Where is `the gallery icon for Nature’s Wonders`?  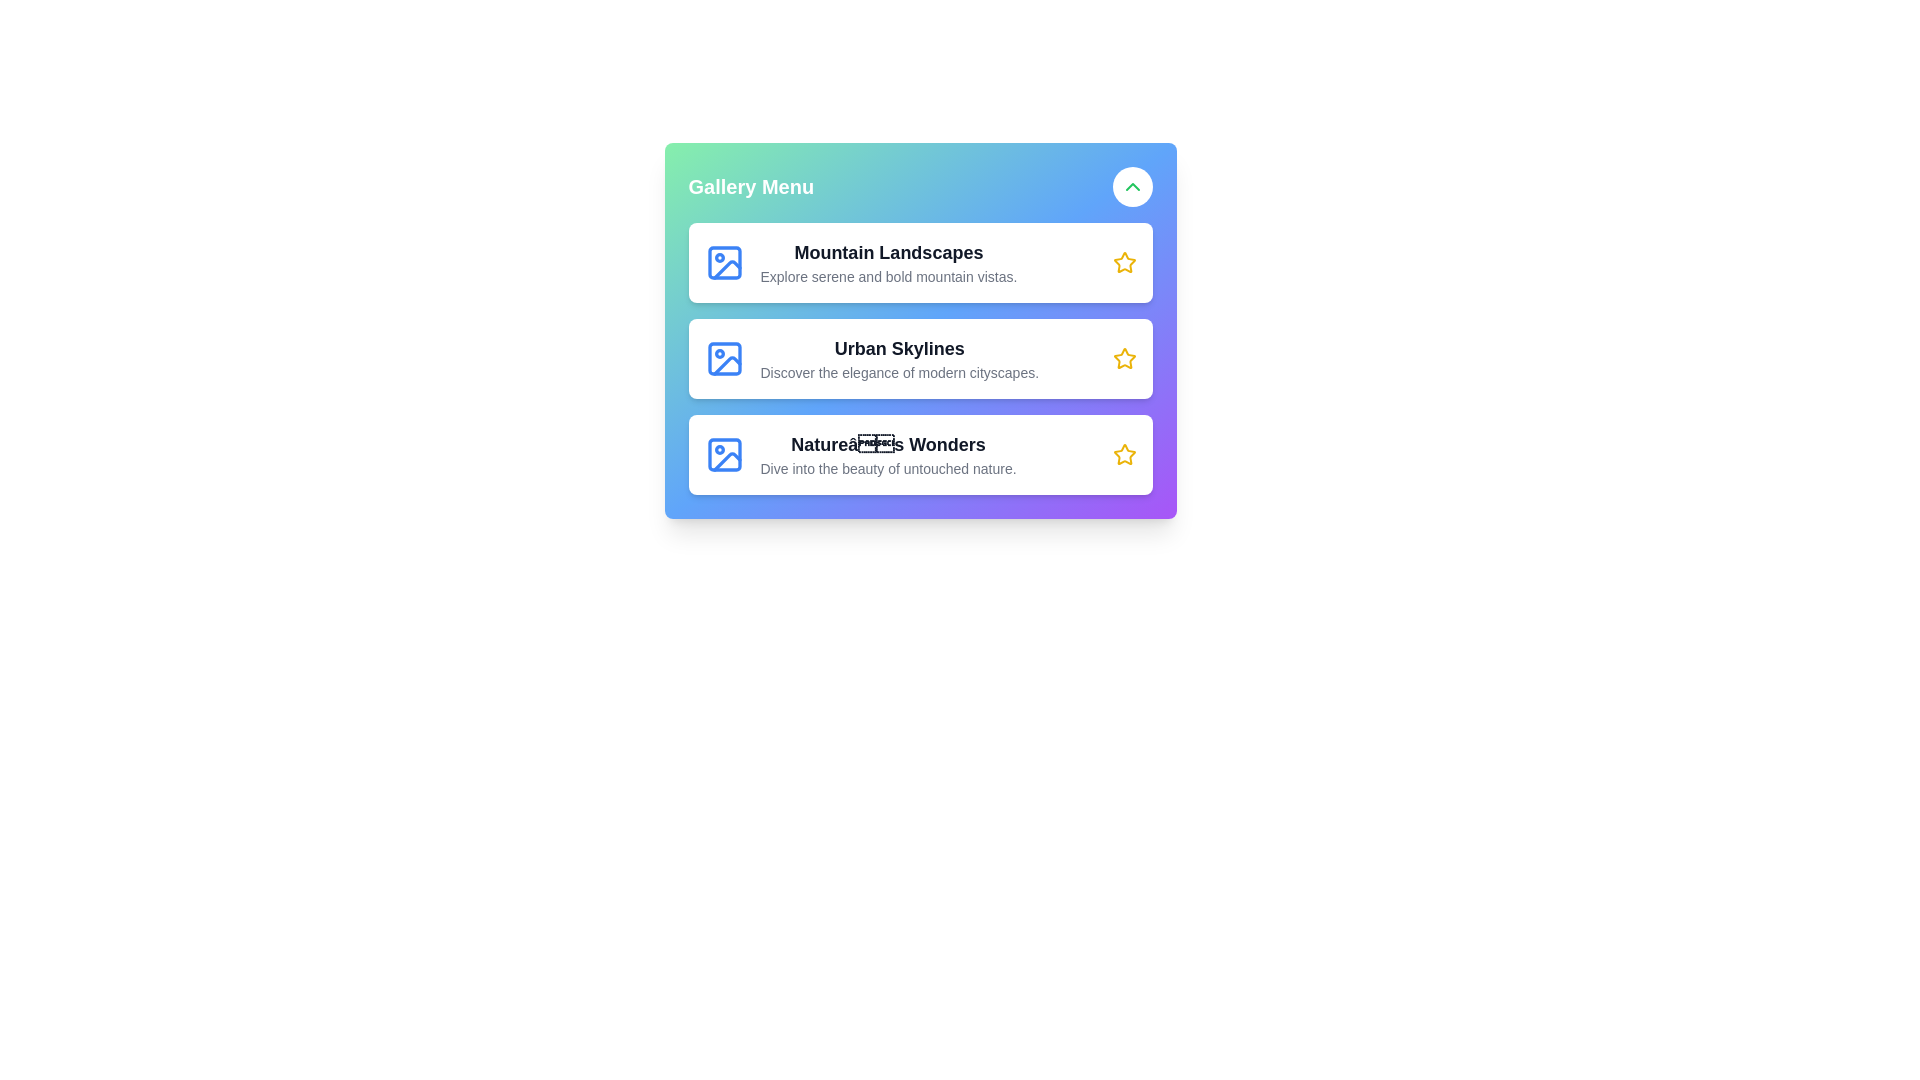
the gallery icon for Nature’s Wonders is located at coordinates (723, 455).